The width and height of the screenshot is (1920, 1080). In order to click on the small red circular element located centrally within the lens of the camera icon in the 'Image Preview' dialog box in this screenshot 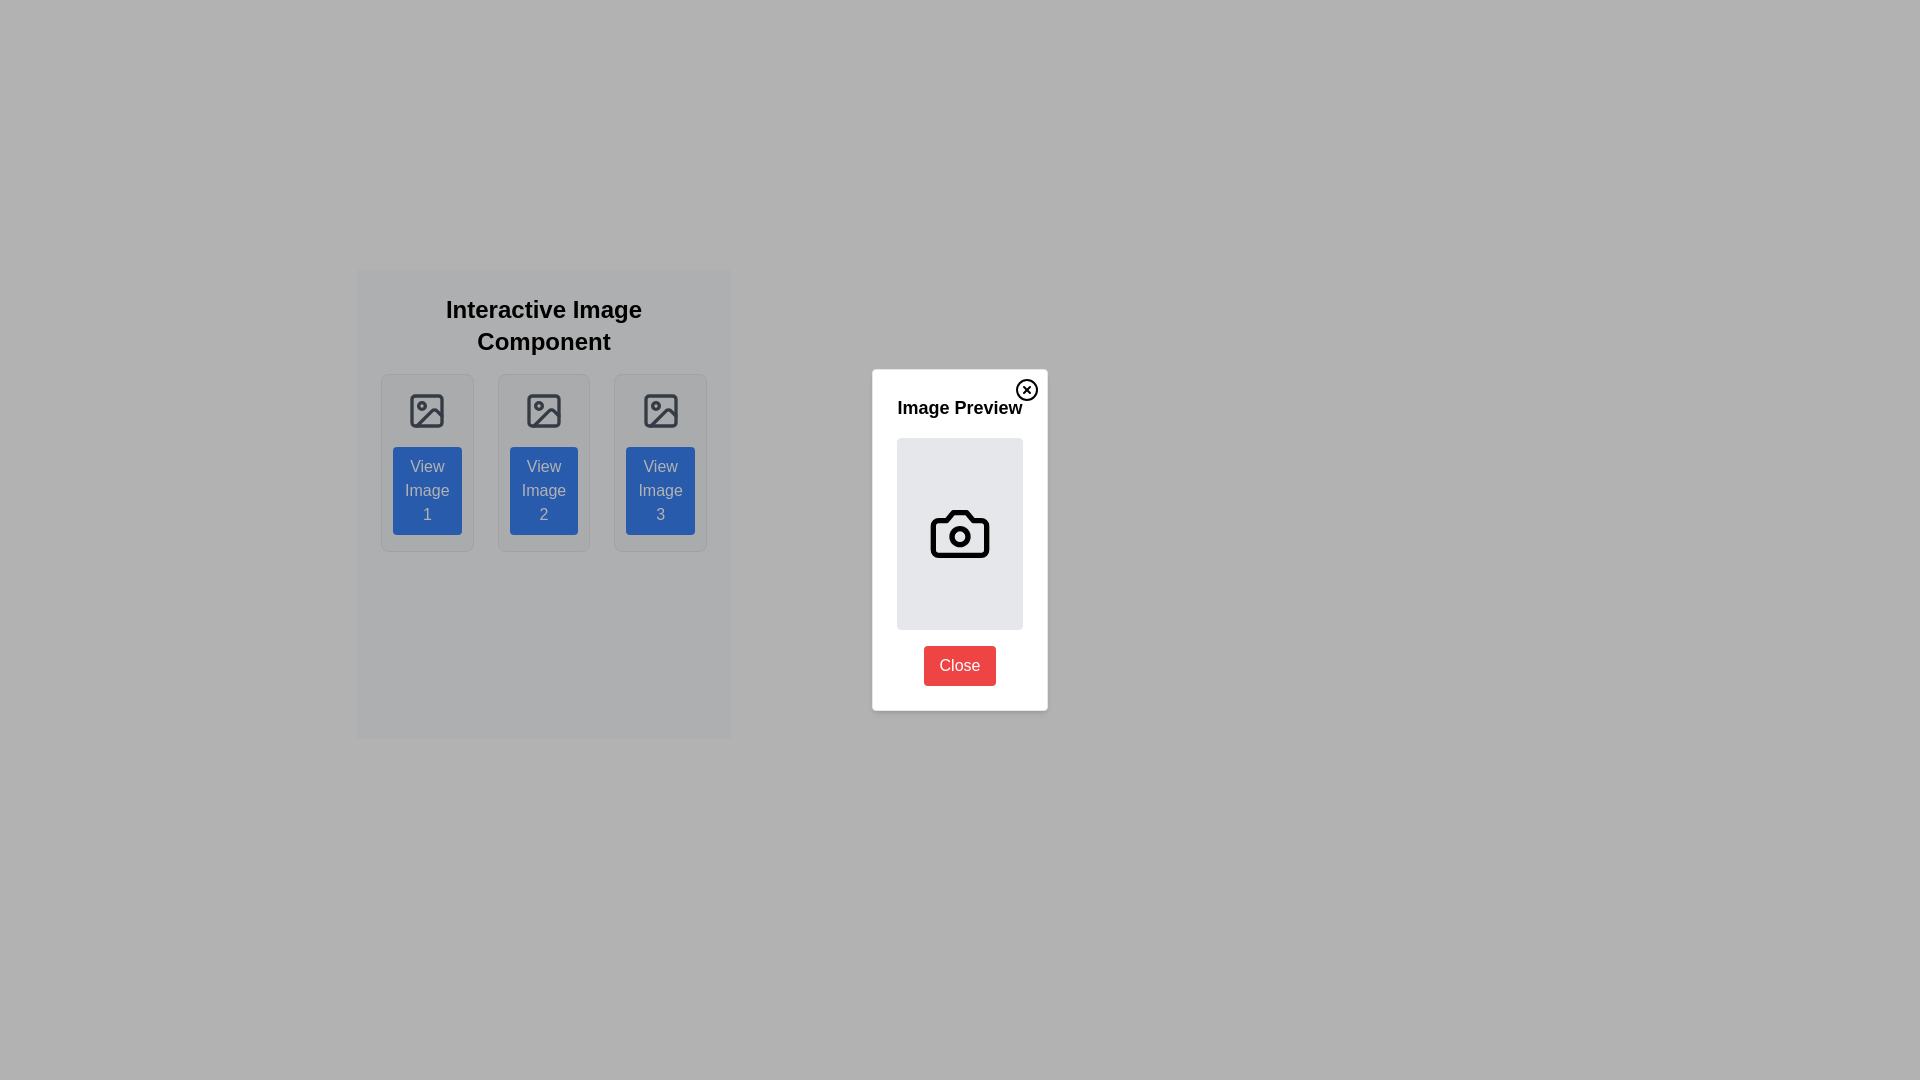, I will do `click(960, 535)`.